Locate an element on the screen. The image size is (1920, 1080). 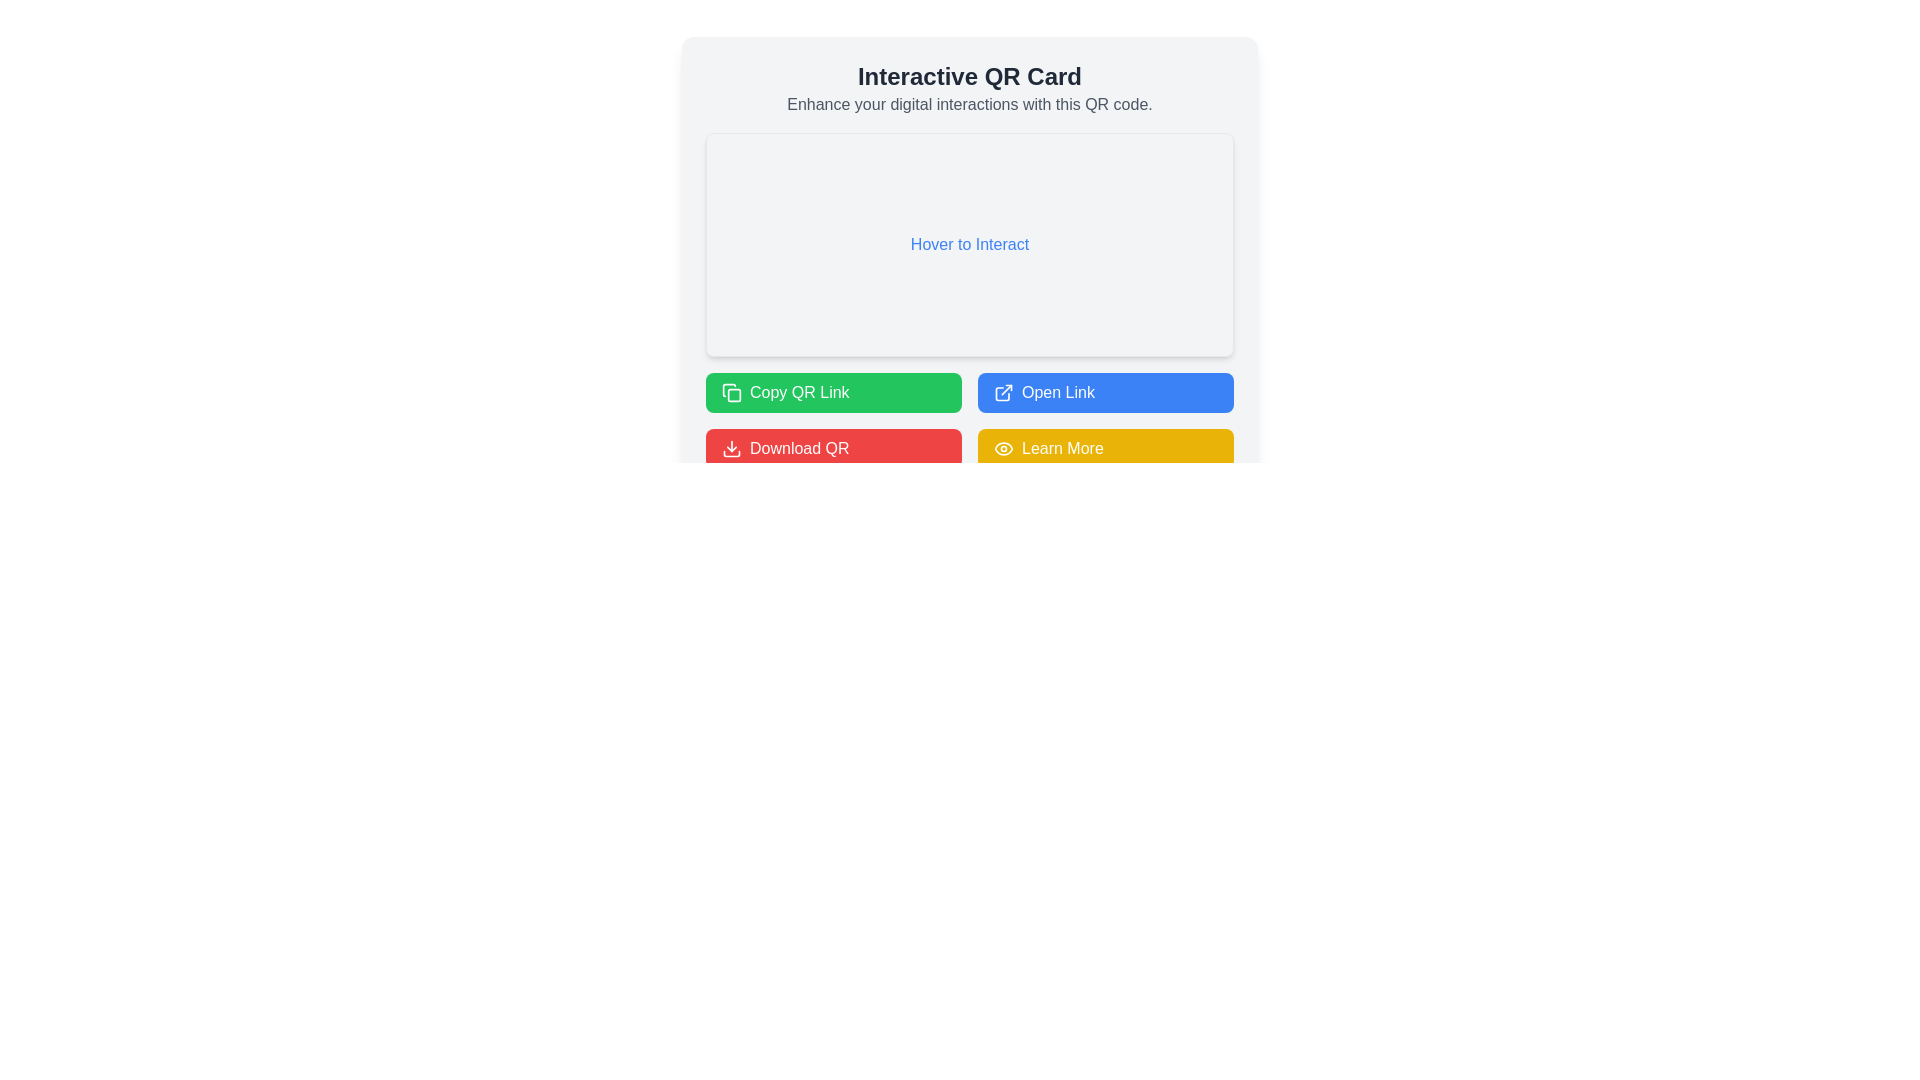
the eye-shaped icon located to the left of the 'Learn More' text within the yellow button in the bottom right corner of the interface is located at coordinates (1003, 447).